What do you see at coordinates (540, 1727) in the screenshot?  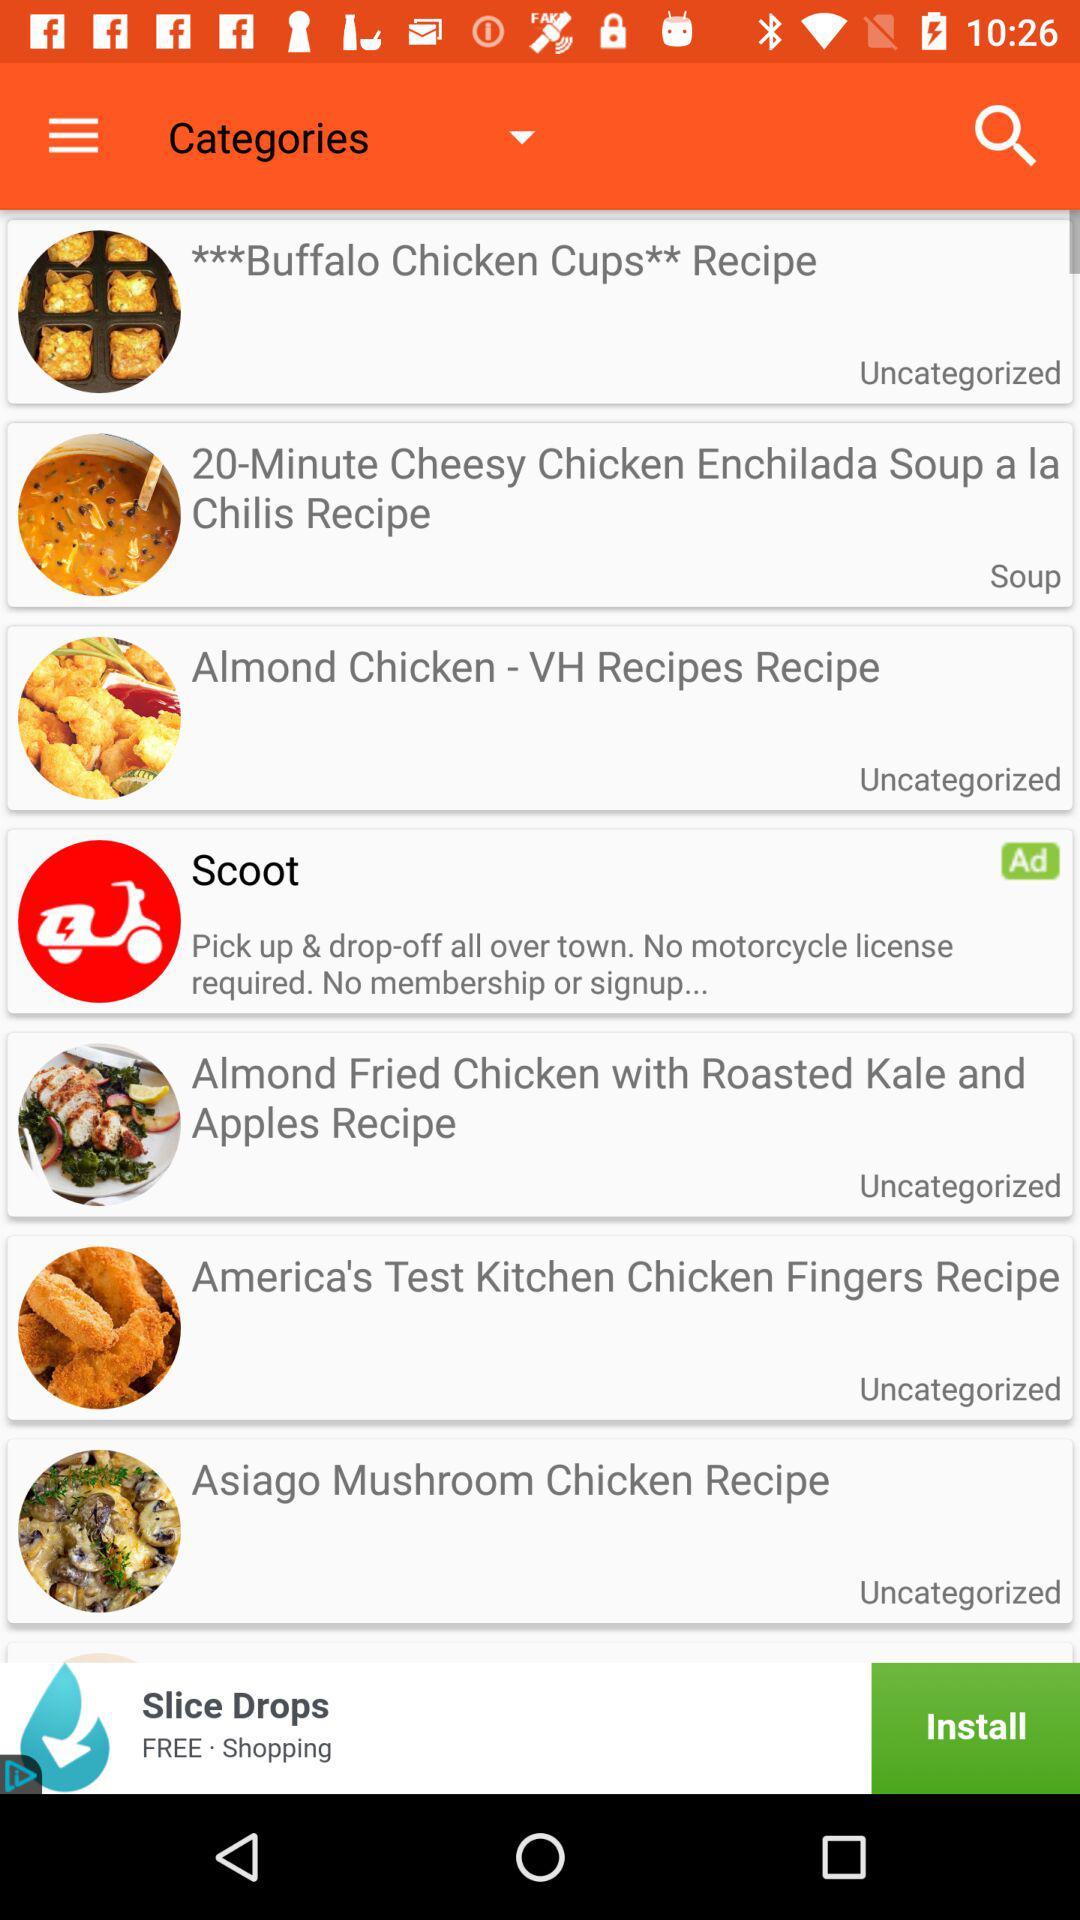 I see `click advertisement banner to install slice drops app` at bounding box center [540, 1727].